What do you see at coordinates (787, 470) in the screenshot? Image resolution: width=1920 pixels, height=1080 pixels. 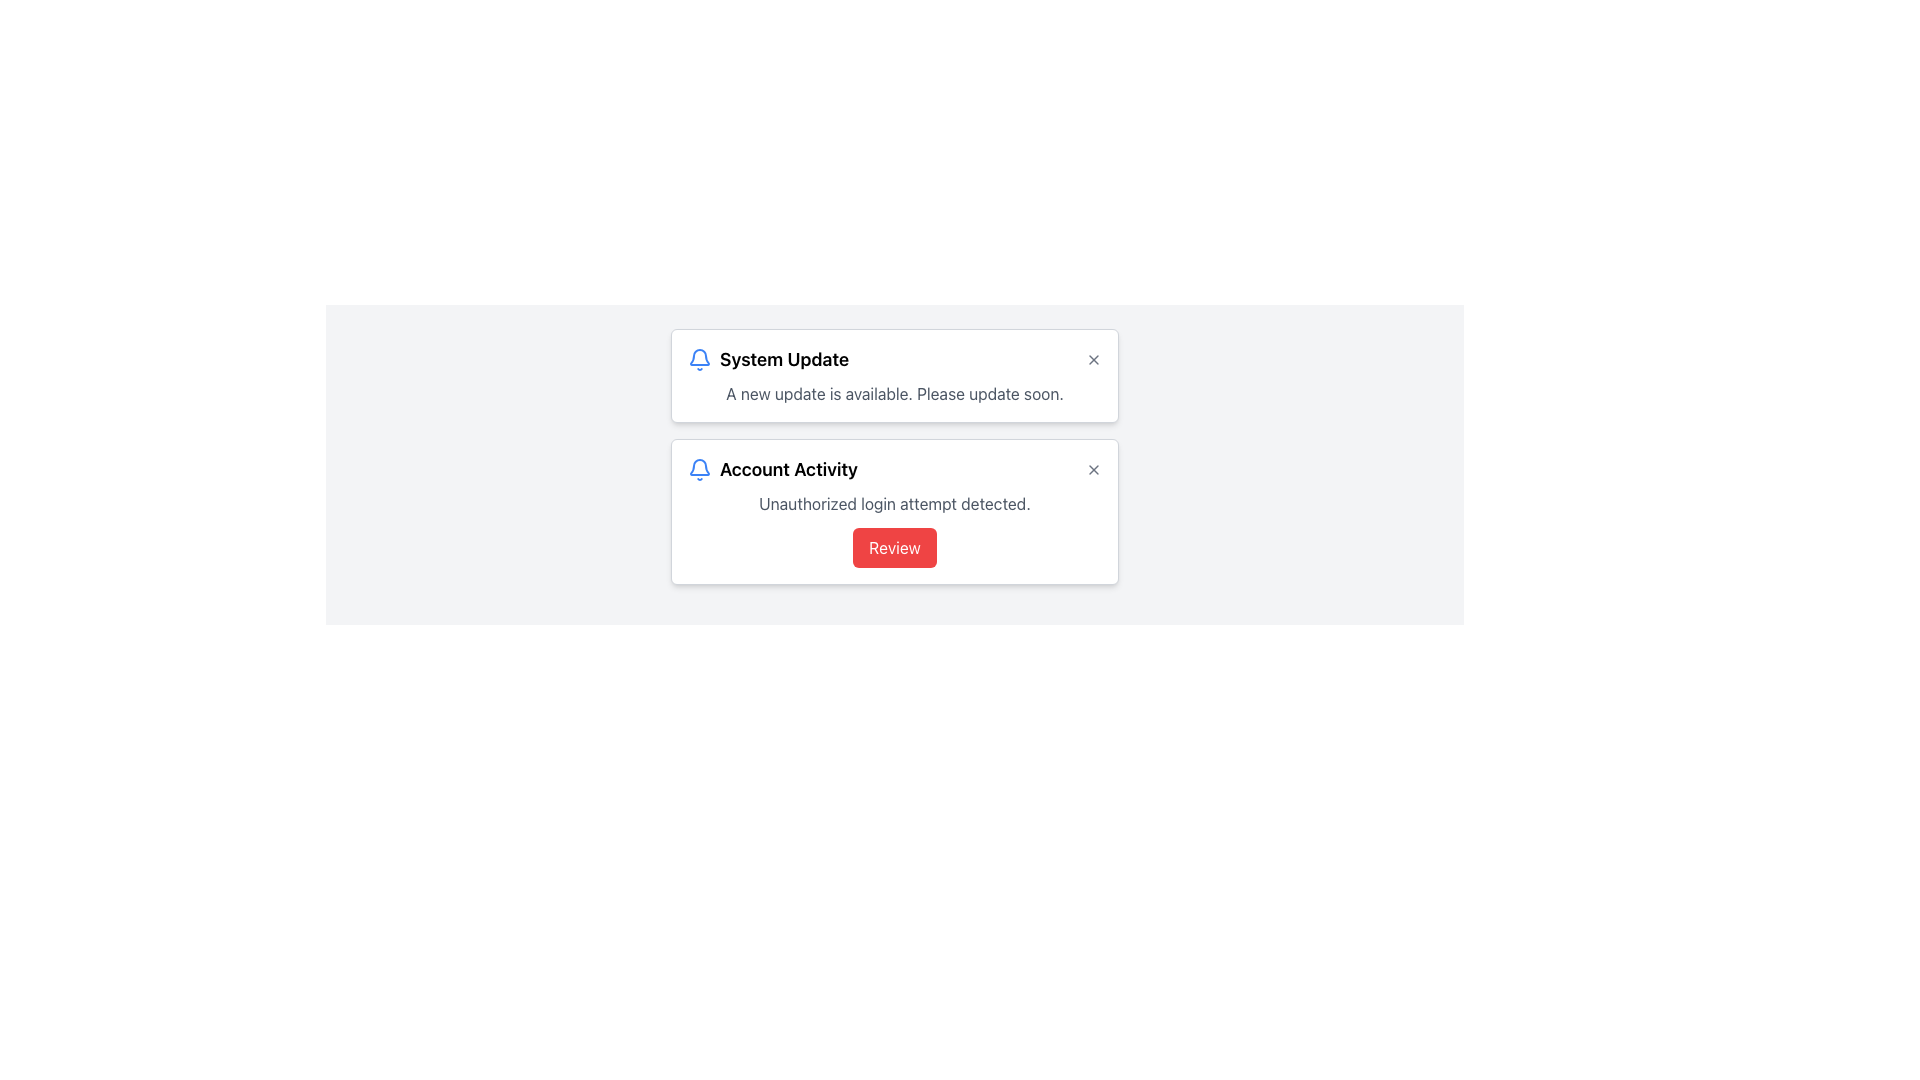 I see `the 'Account Activity' text label, which is a prominent heading styled in bold and larger font, located below the 'System Update' card and accompanied by a blue bell icon` at bounding box center [787, 470].